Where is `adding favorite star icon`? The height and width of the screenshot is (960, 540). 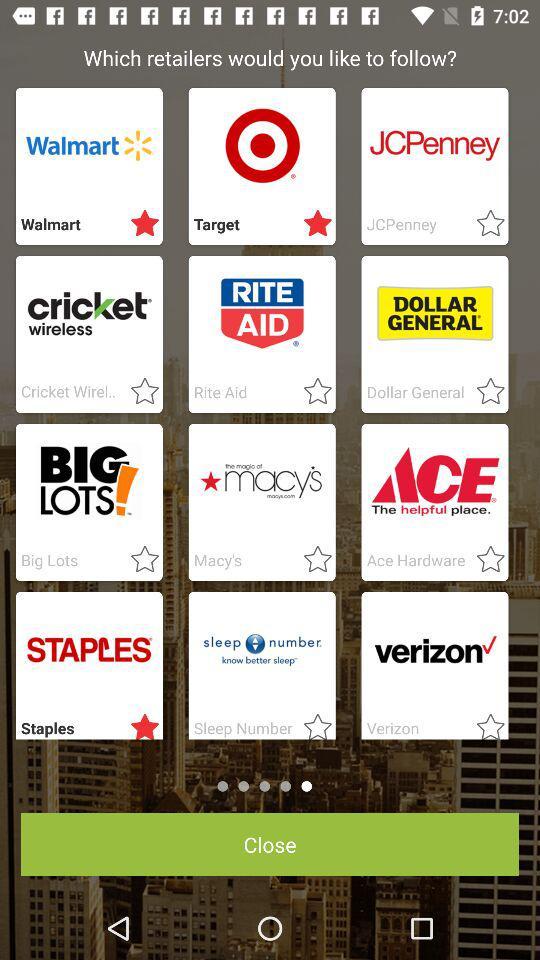 adding favorite star icon is located at coordinates (138, 224).